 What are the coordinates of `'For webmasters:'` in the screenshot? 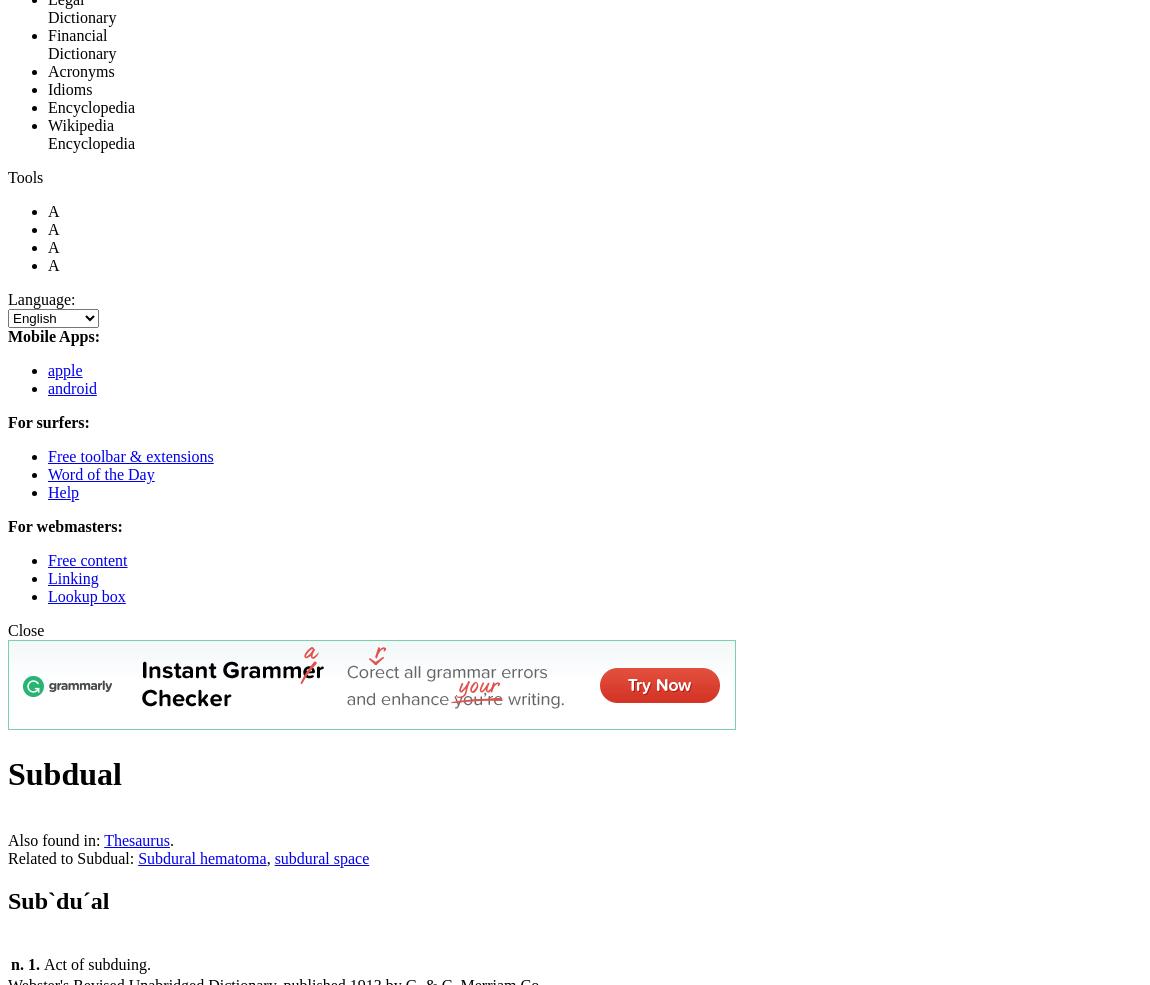 It's located at (7, 526).